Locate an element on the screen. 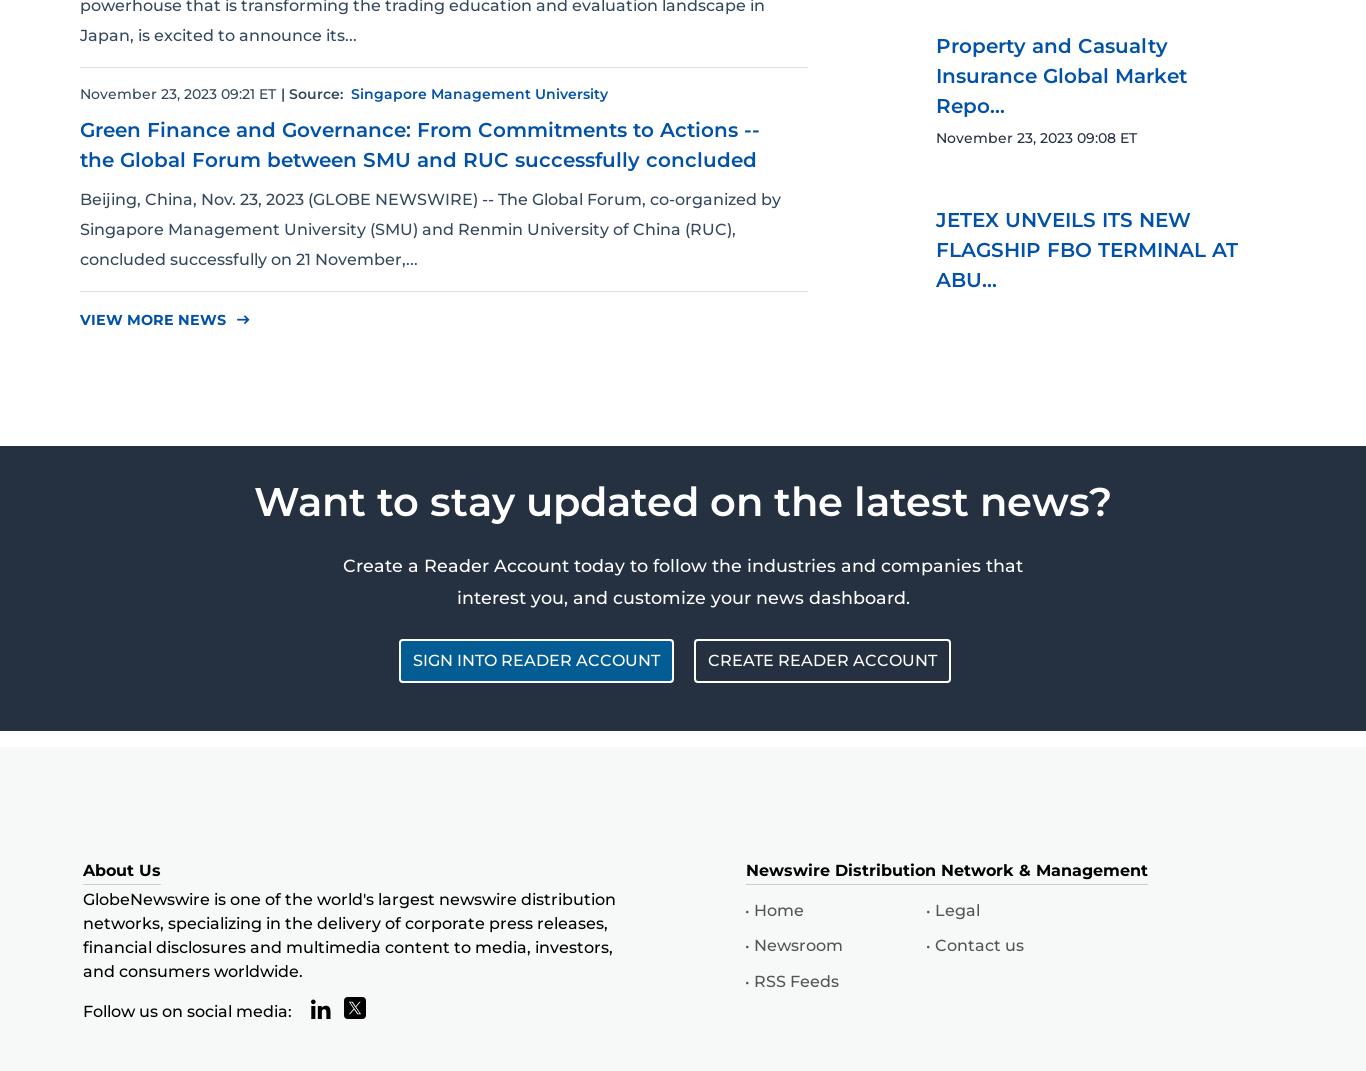 This screenshot has height=1071, width=1366. 'November 23, 2023 09:08 ET' is located at coordinates (1035, 136).